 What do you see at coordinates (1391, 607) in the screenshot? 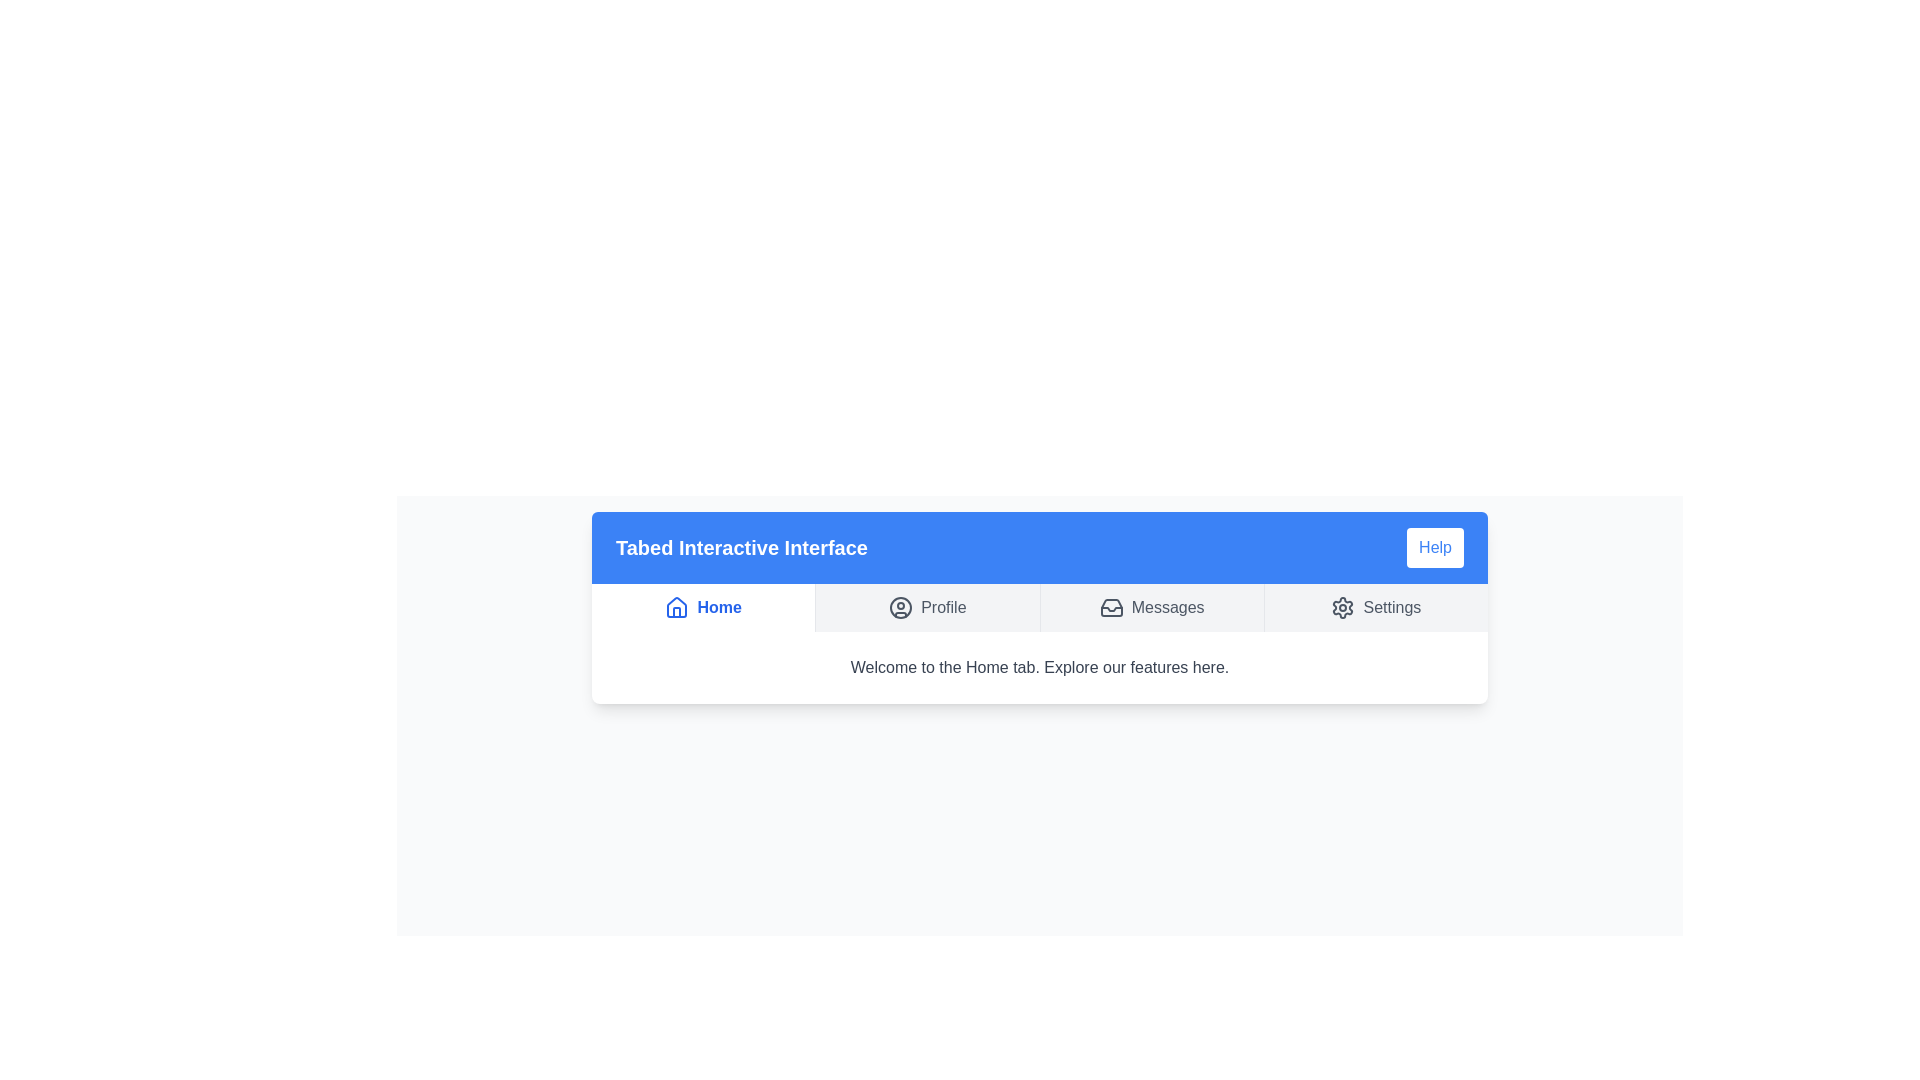
I see `the text label located at the far right of the horizontal navigation toolbar, which provides context for the adjacent settings gear icon` at bounding box center [1391, 607].